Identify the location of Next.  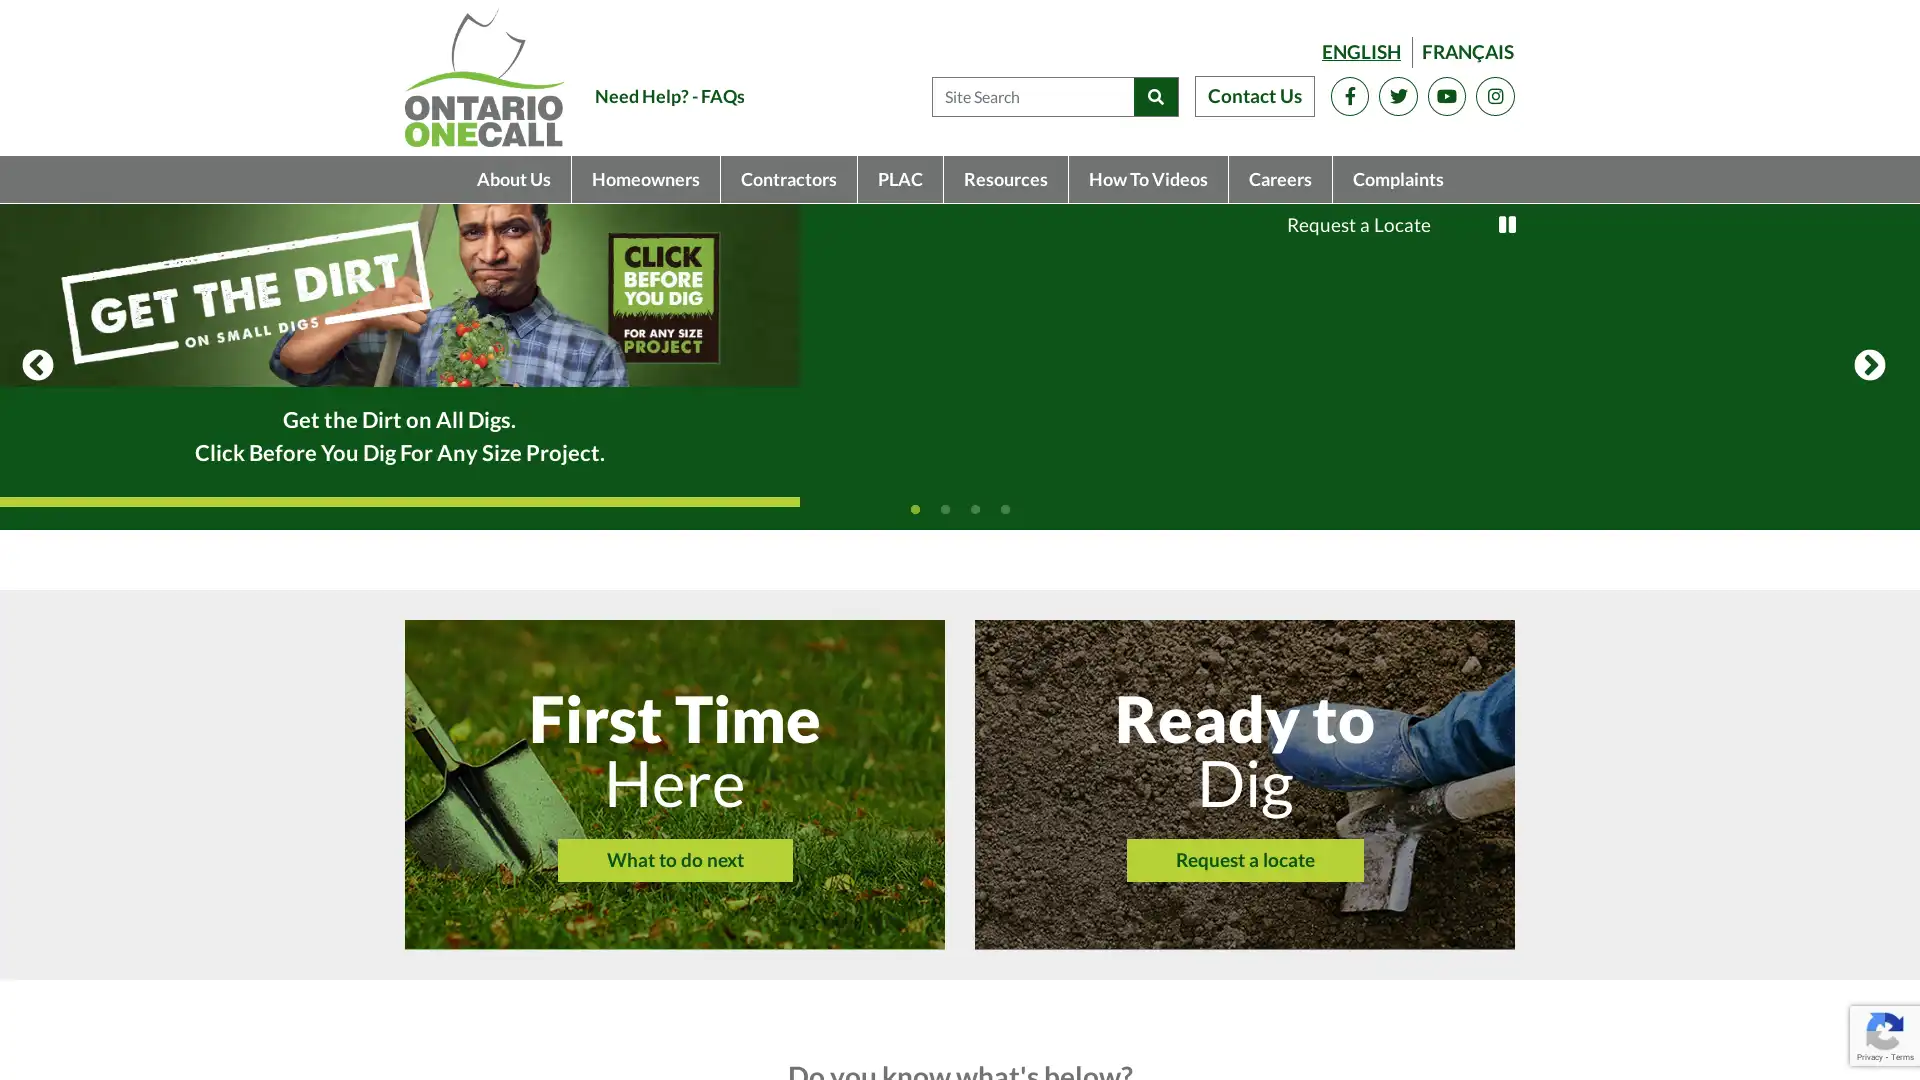
(1869, 482).